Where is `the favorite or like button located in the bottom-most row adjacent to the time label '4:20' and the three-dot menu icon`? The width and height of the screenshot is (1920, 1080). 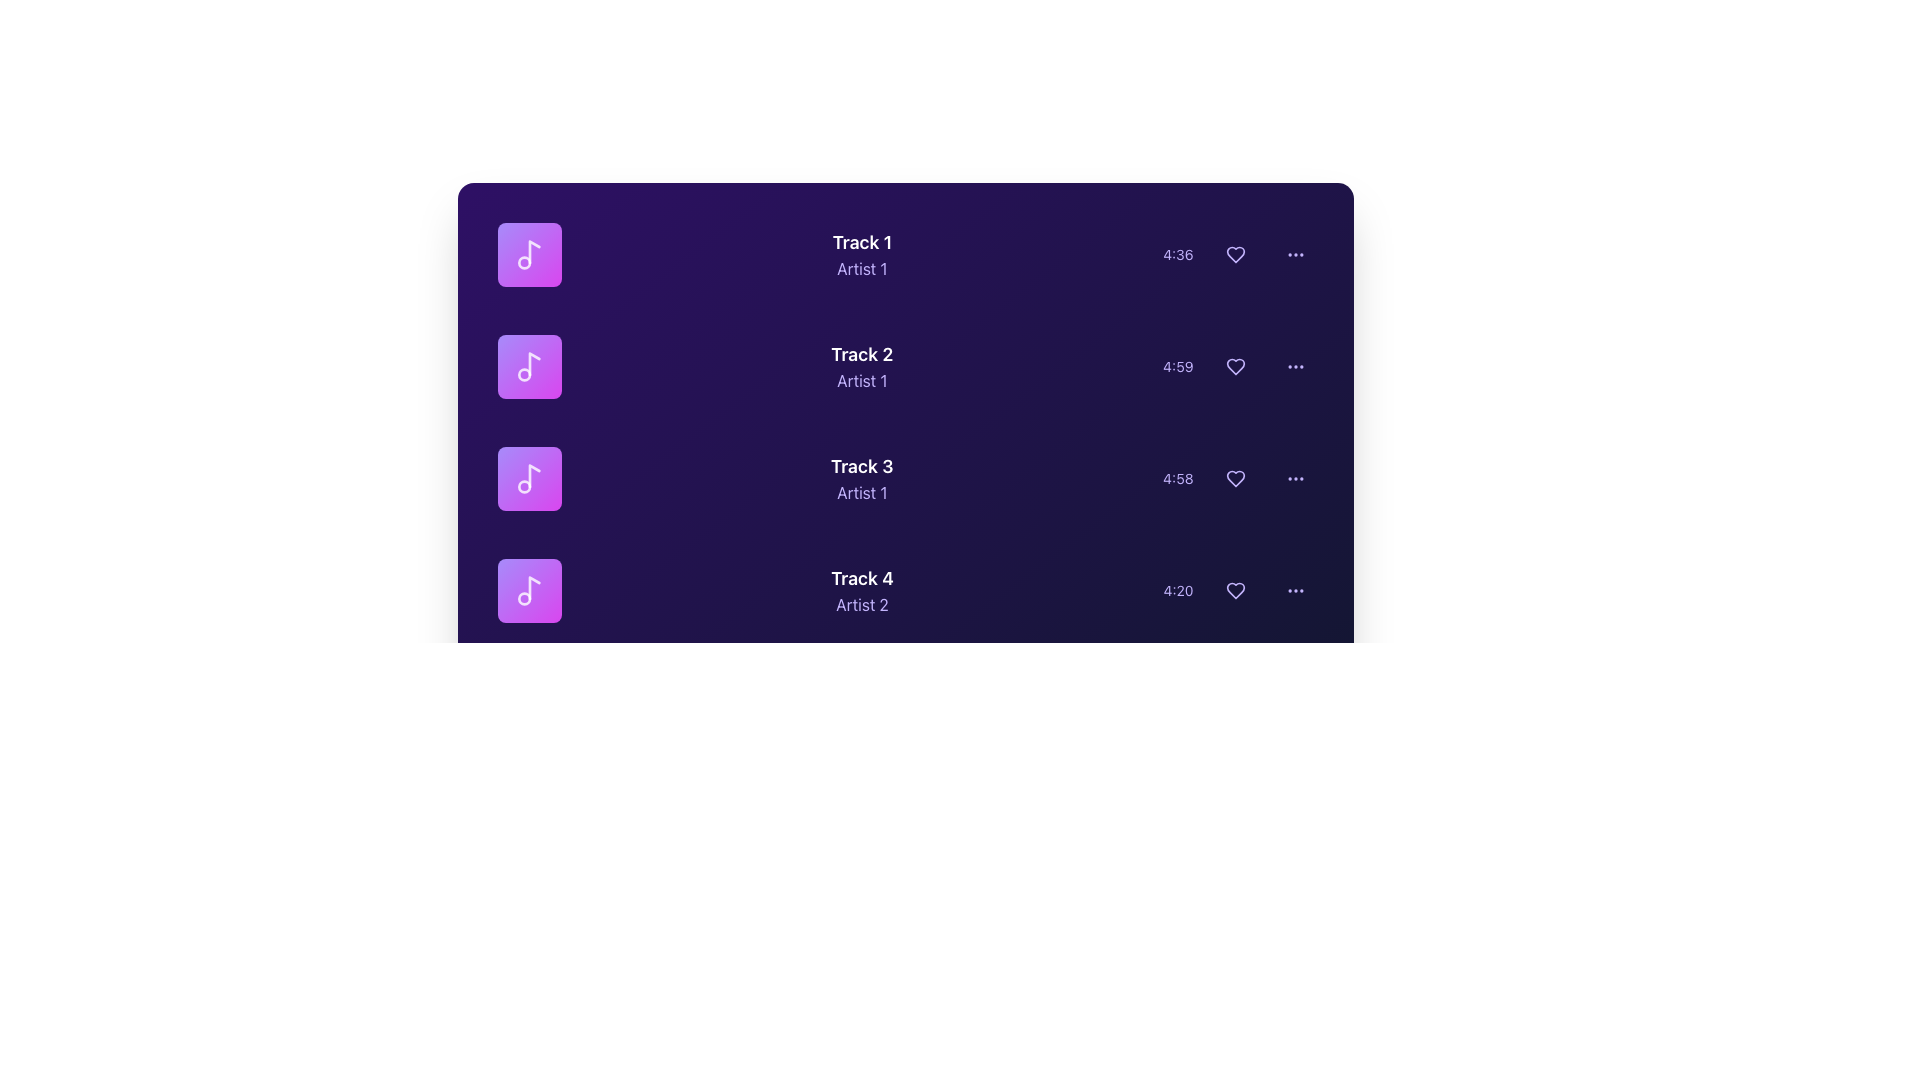
the favorite or like button located in the bottom-most row adjacent to the time label '4:20' and the three-dot menu icon is located at coordinates (1234, 589).